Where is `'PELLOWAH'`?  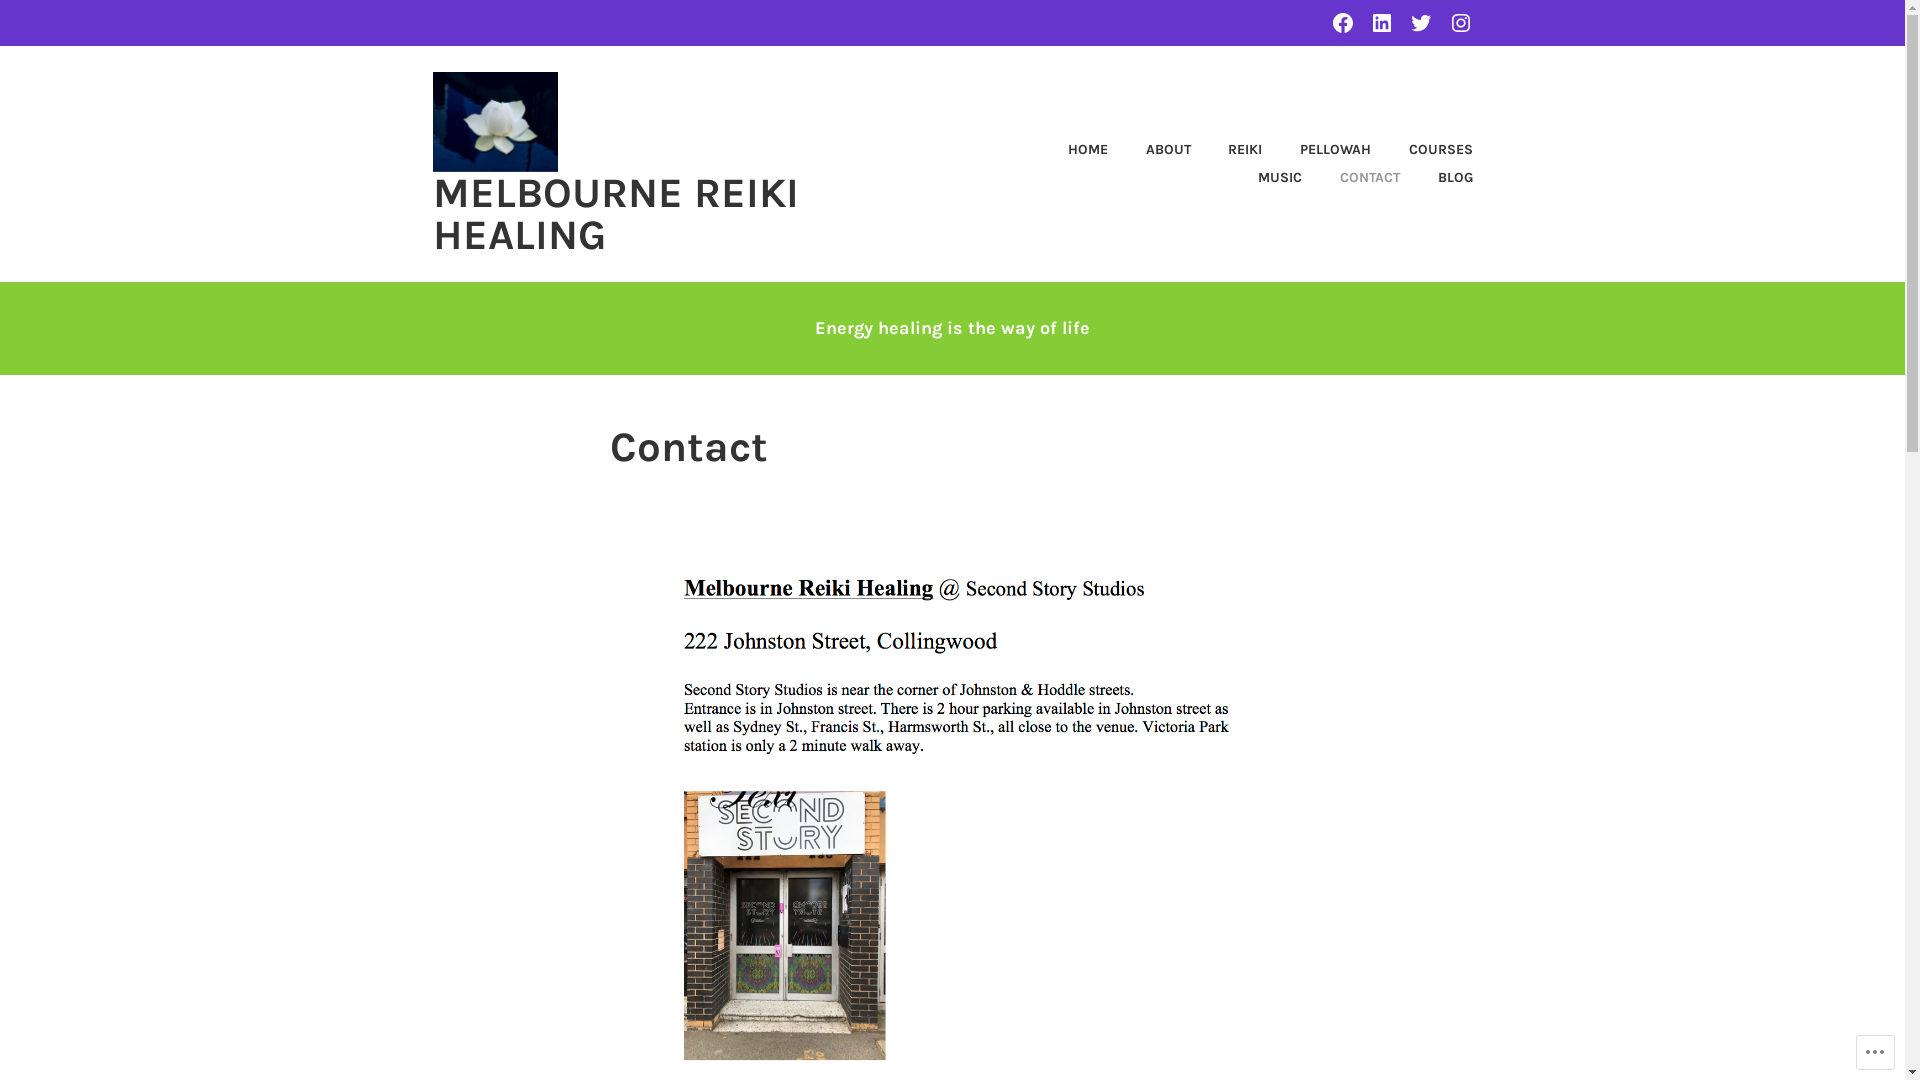
'PELLOWAH' is located at coordinates (1318, 149).